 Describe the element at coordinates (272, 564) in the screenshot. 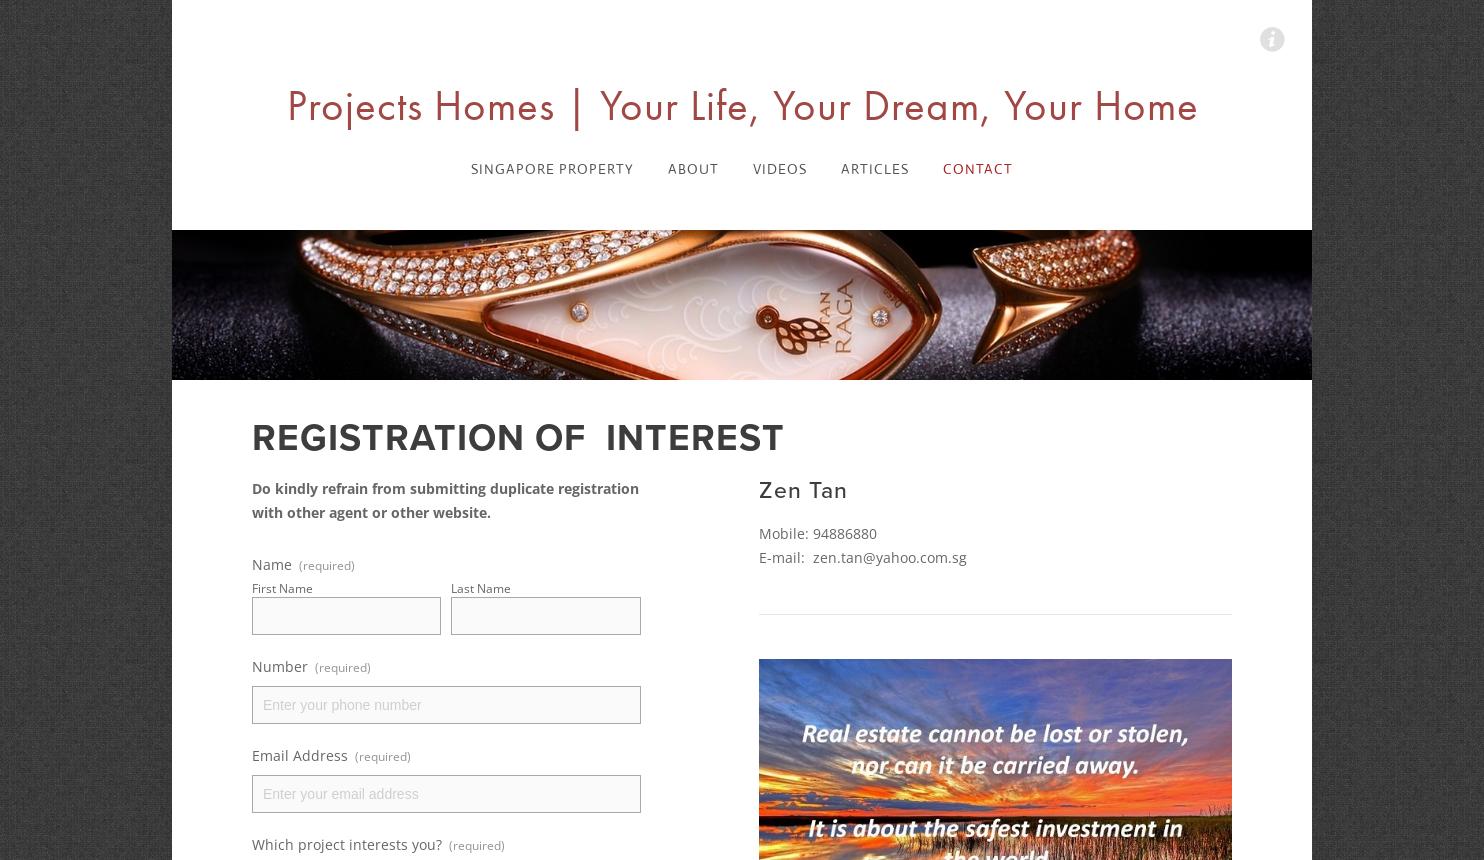

I see `'Name'` at that location.